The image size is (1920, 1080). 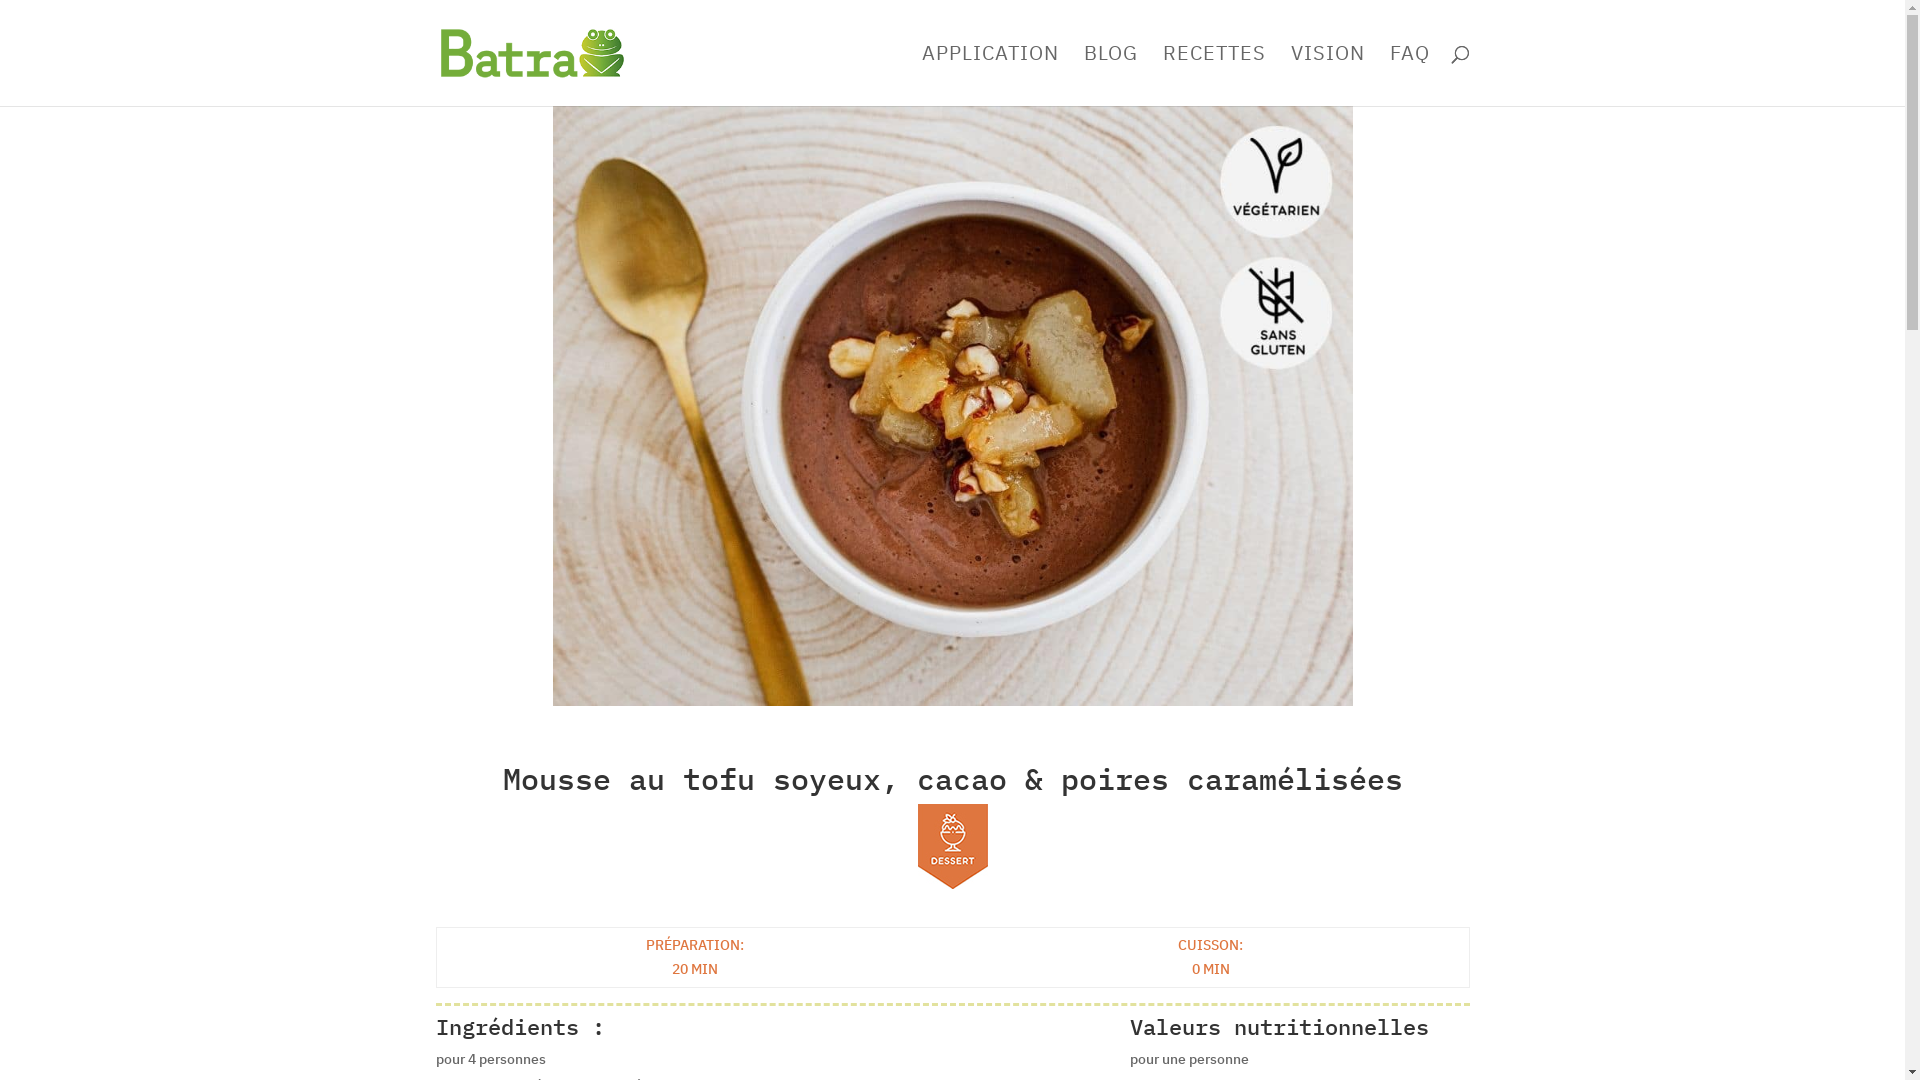 What do you see at coordinates (1109, 75) in the screenshot?
I see `'BLOG'` at bounding box center [1109, 75].